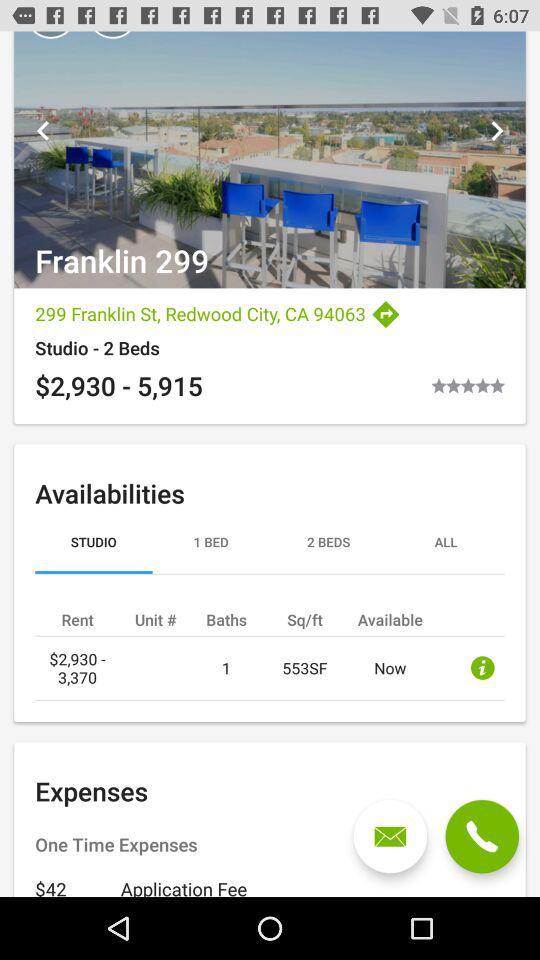 The width and height of the screenshot is (540, 960). What do you see at coordinates (390, 836) in the screenshot?
I see `the email icon` at bounding box center [390, 836].